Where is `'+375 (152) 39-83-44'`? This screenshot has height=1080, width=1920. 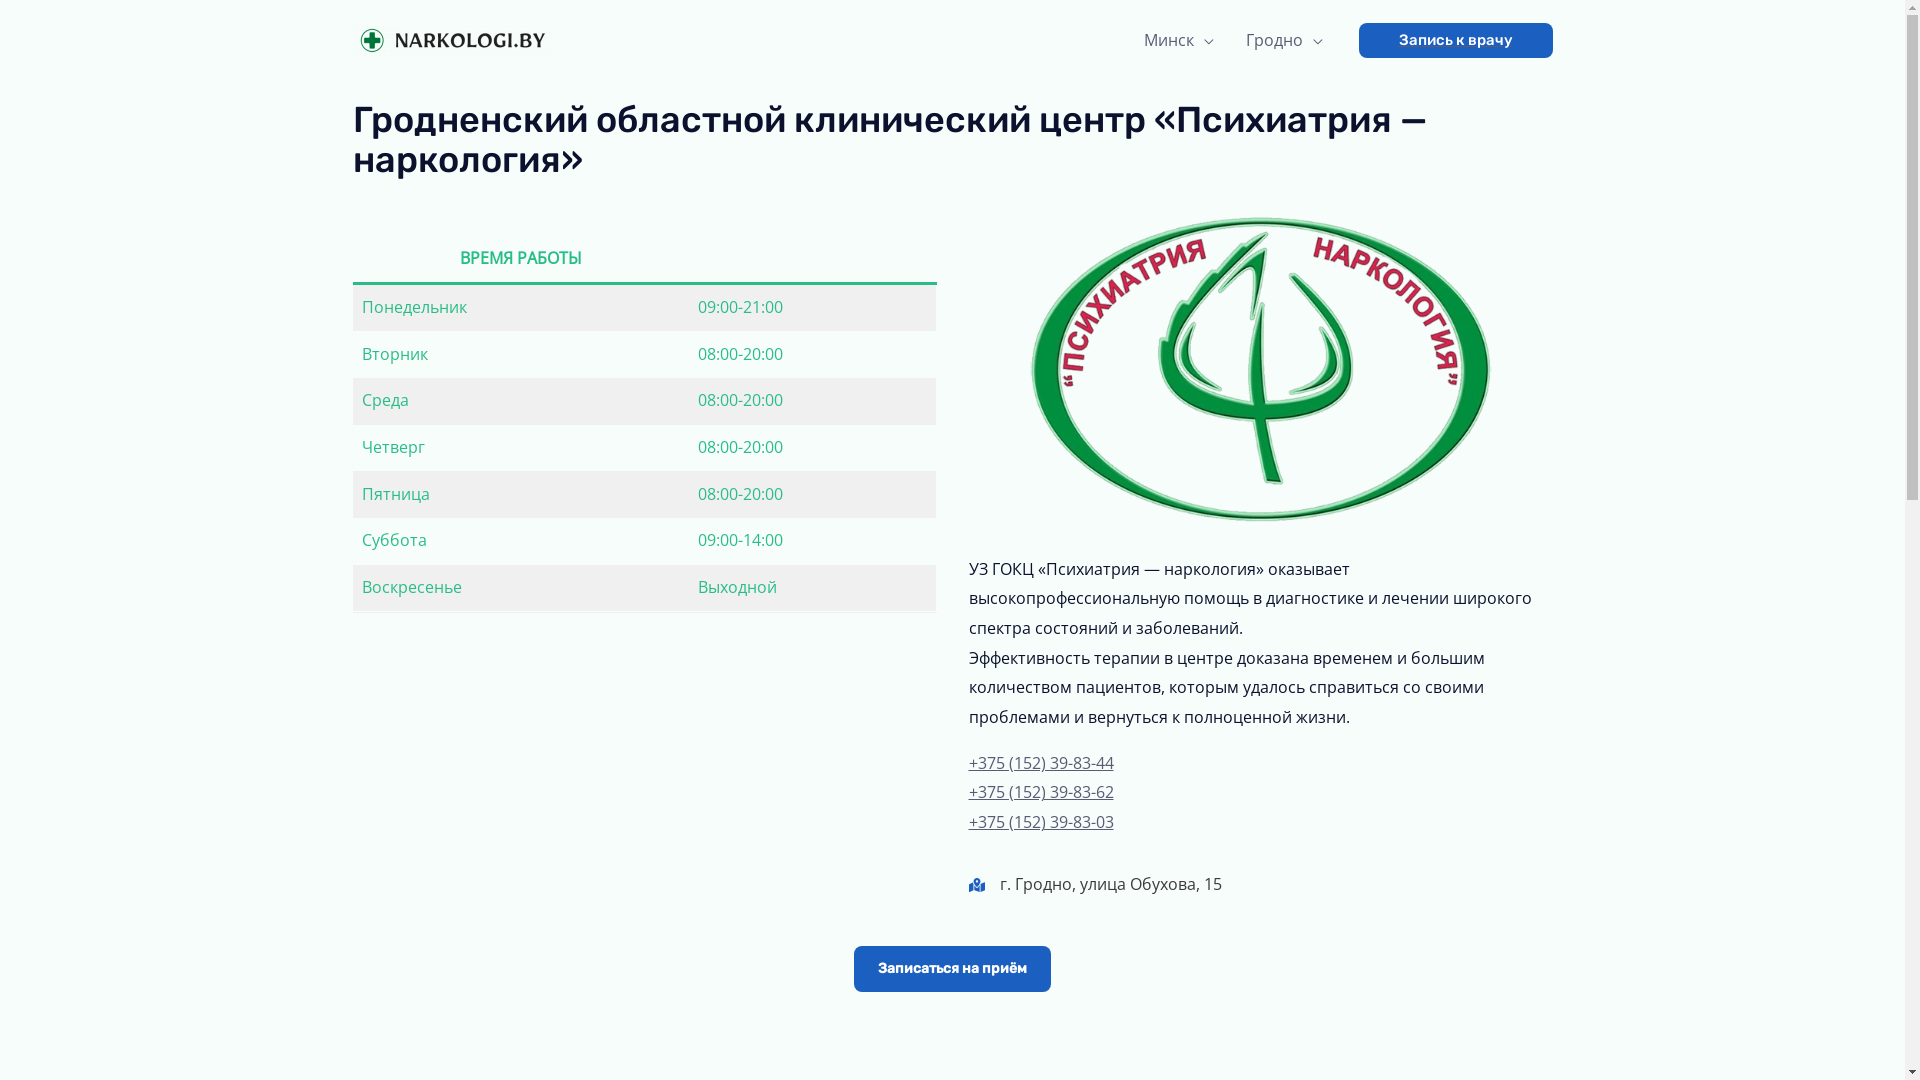 '+375 (152) 39-83-44' is located at coordinates (1040, 763).